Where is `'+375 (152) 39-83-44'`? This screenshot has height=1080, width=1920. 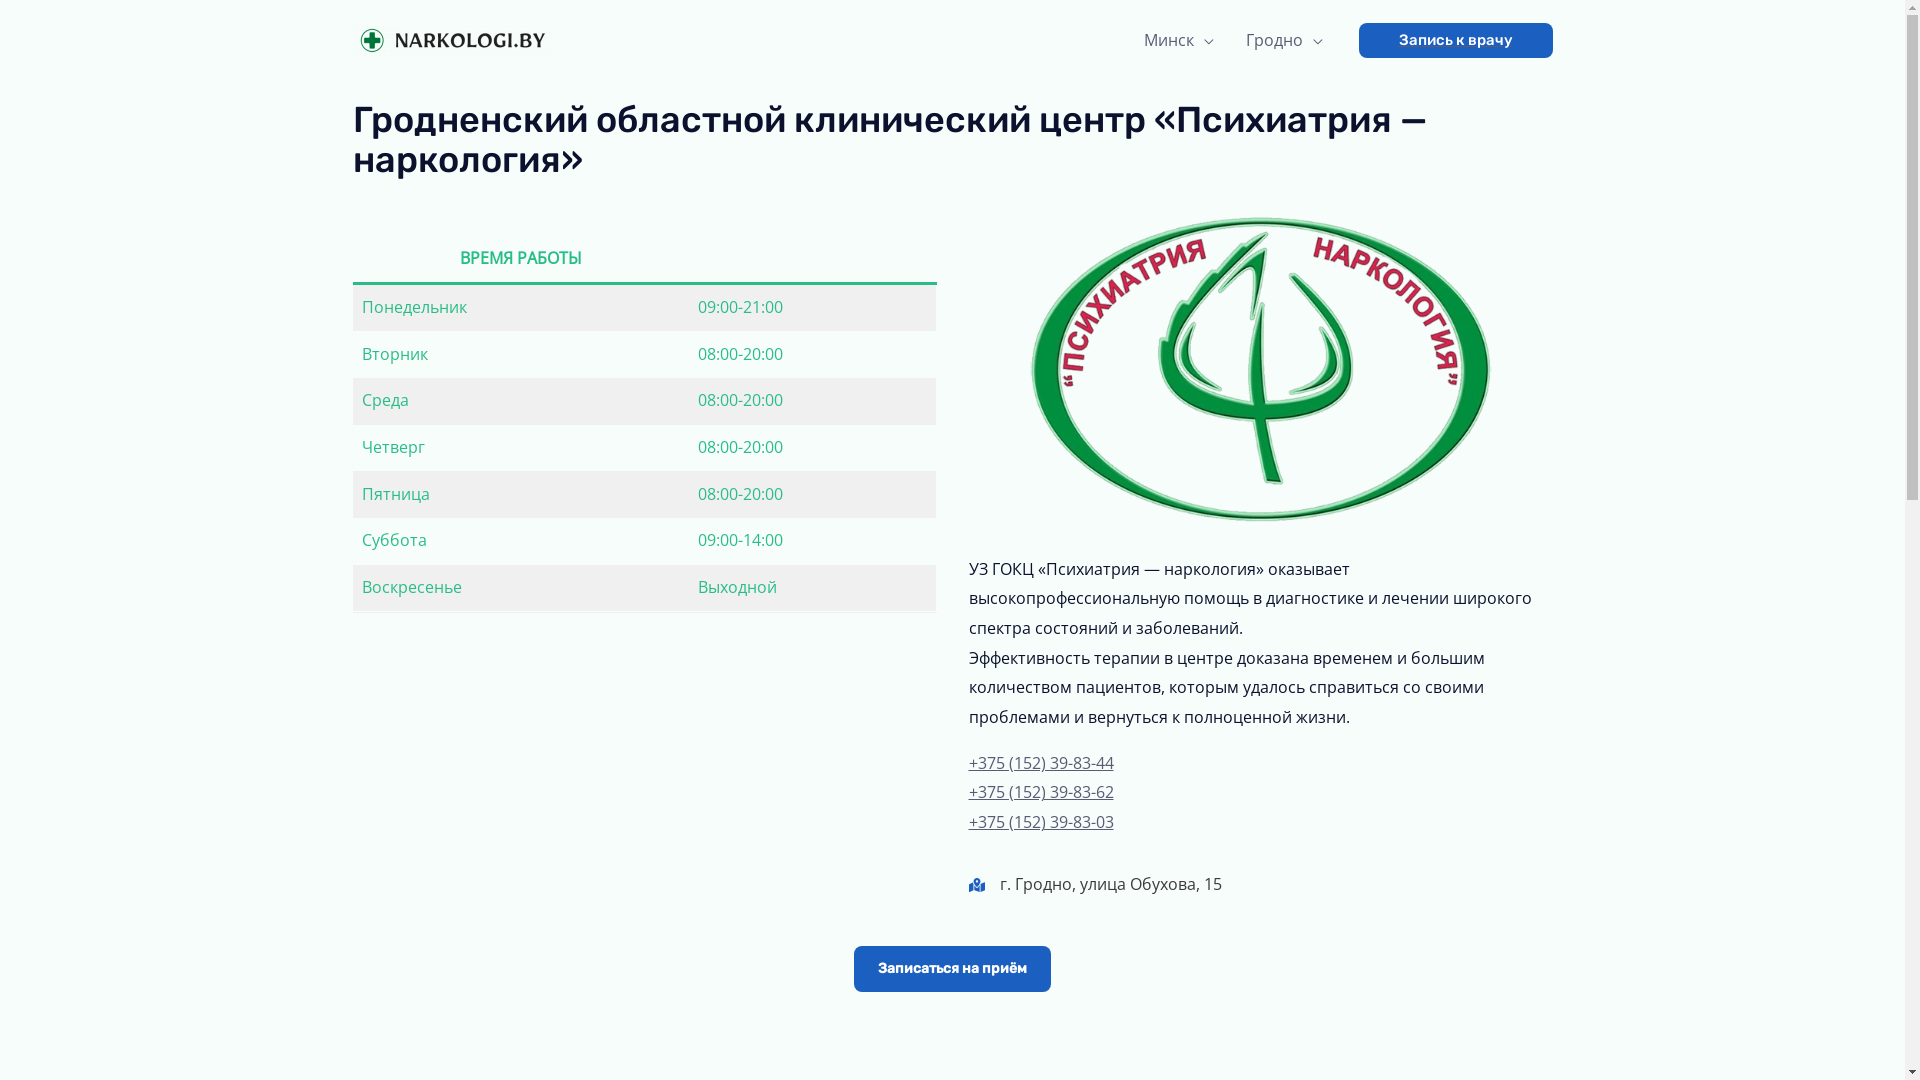 '+375 (152) 39-83-44' is located at coordinates (1040, 763).